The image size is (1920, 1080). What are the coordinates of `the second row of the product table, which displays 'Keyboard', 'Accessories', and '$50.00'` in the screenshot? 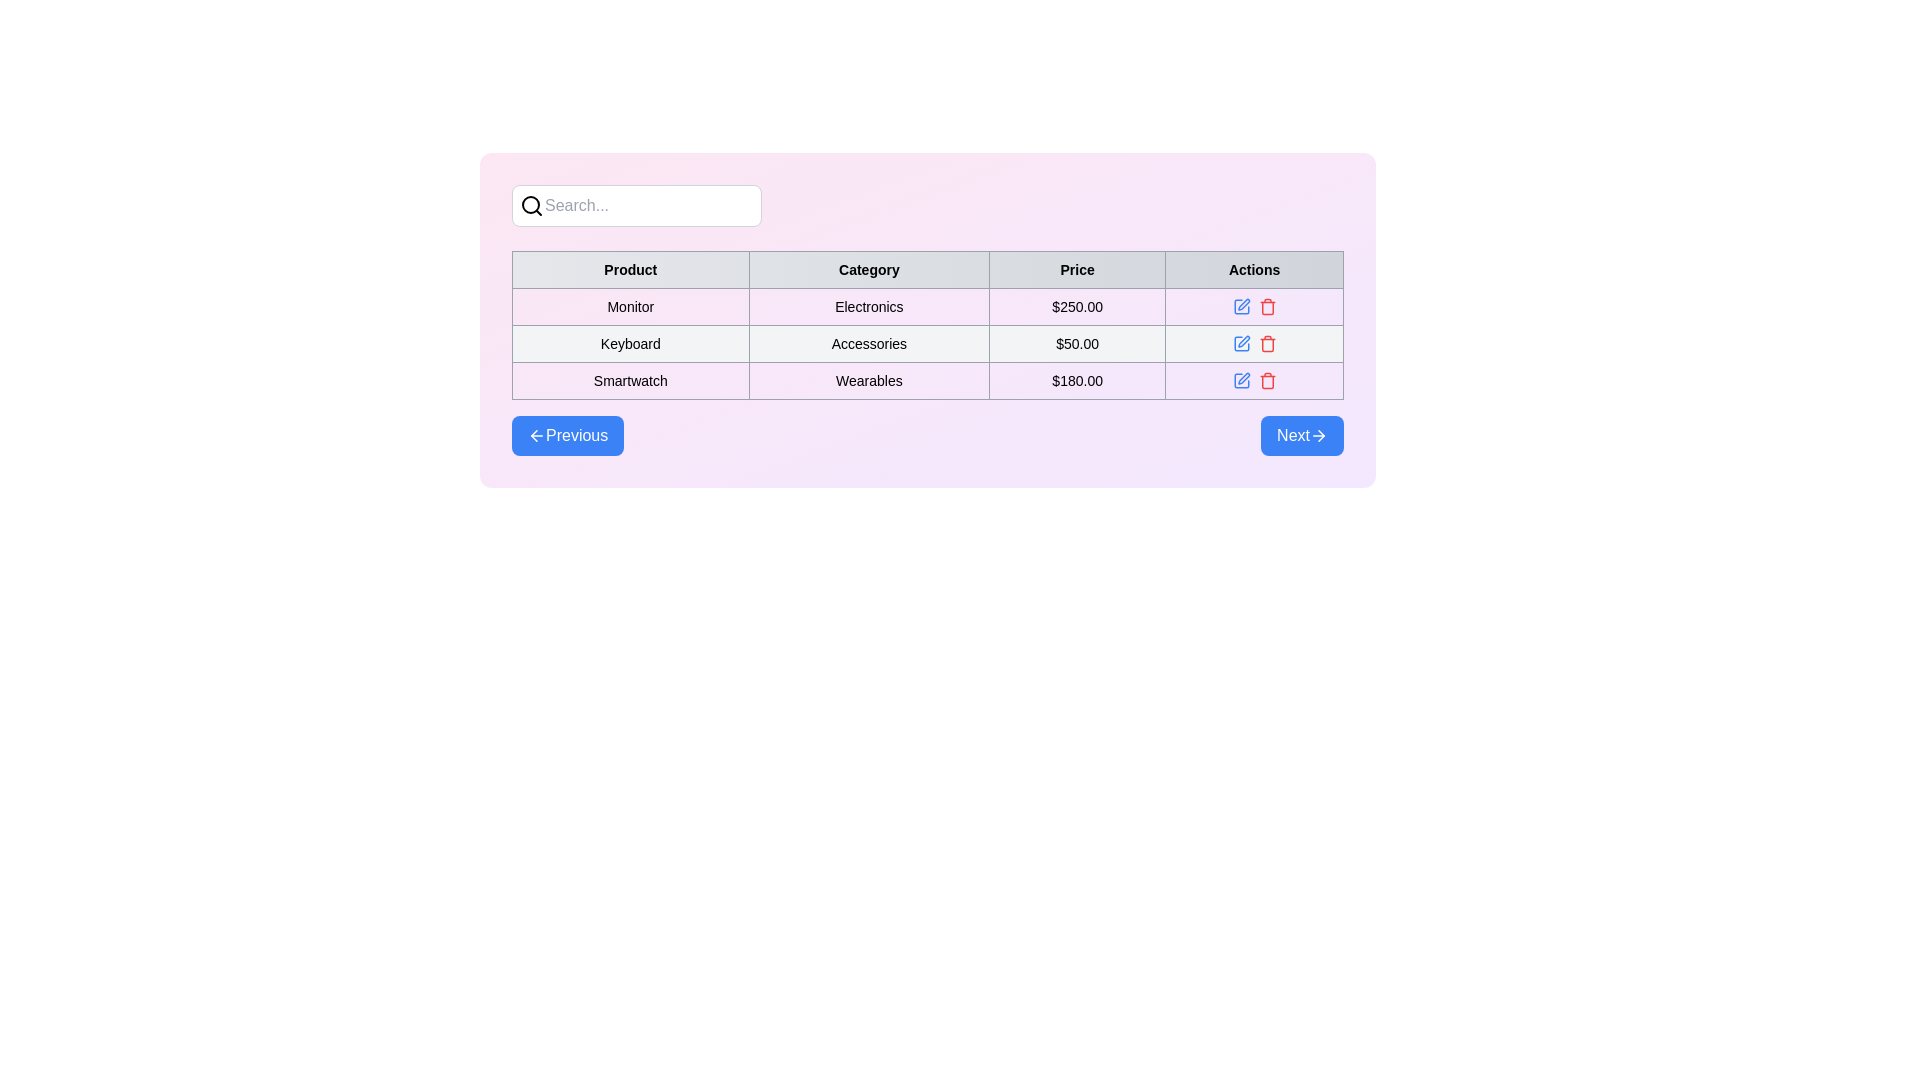 It's located at (926, 342).